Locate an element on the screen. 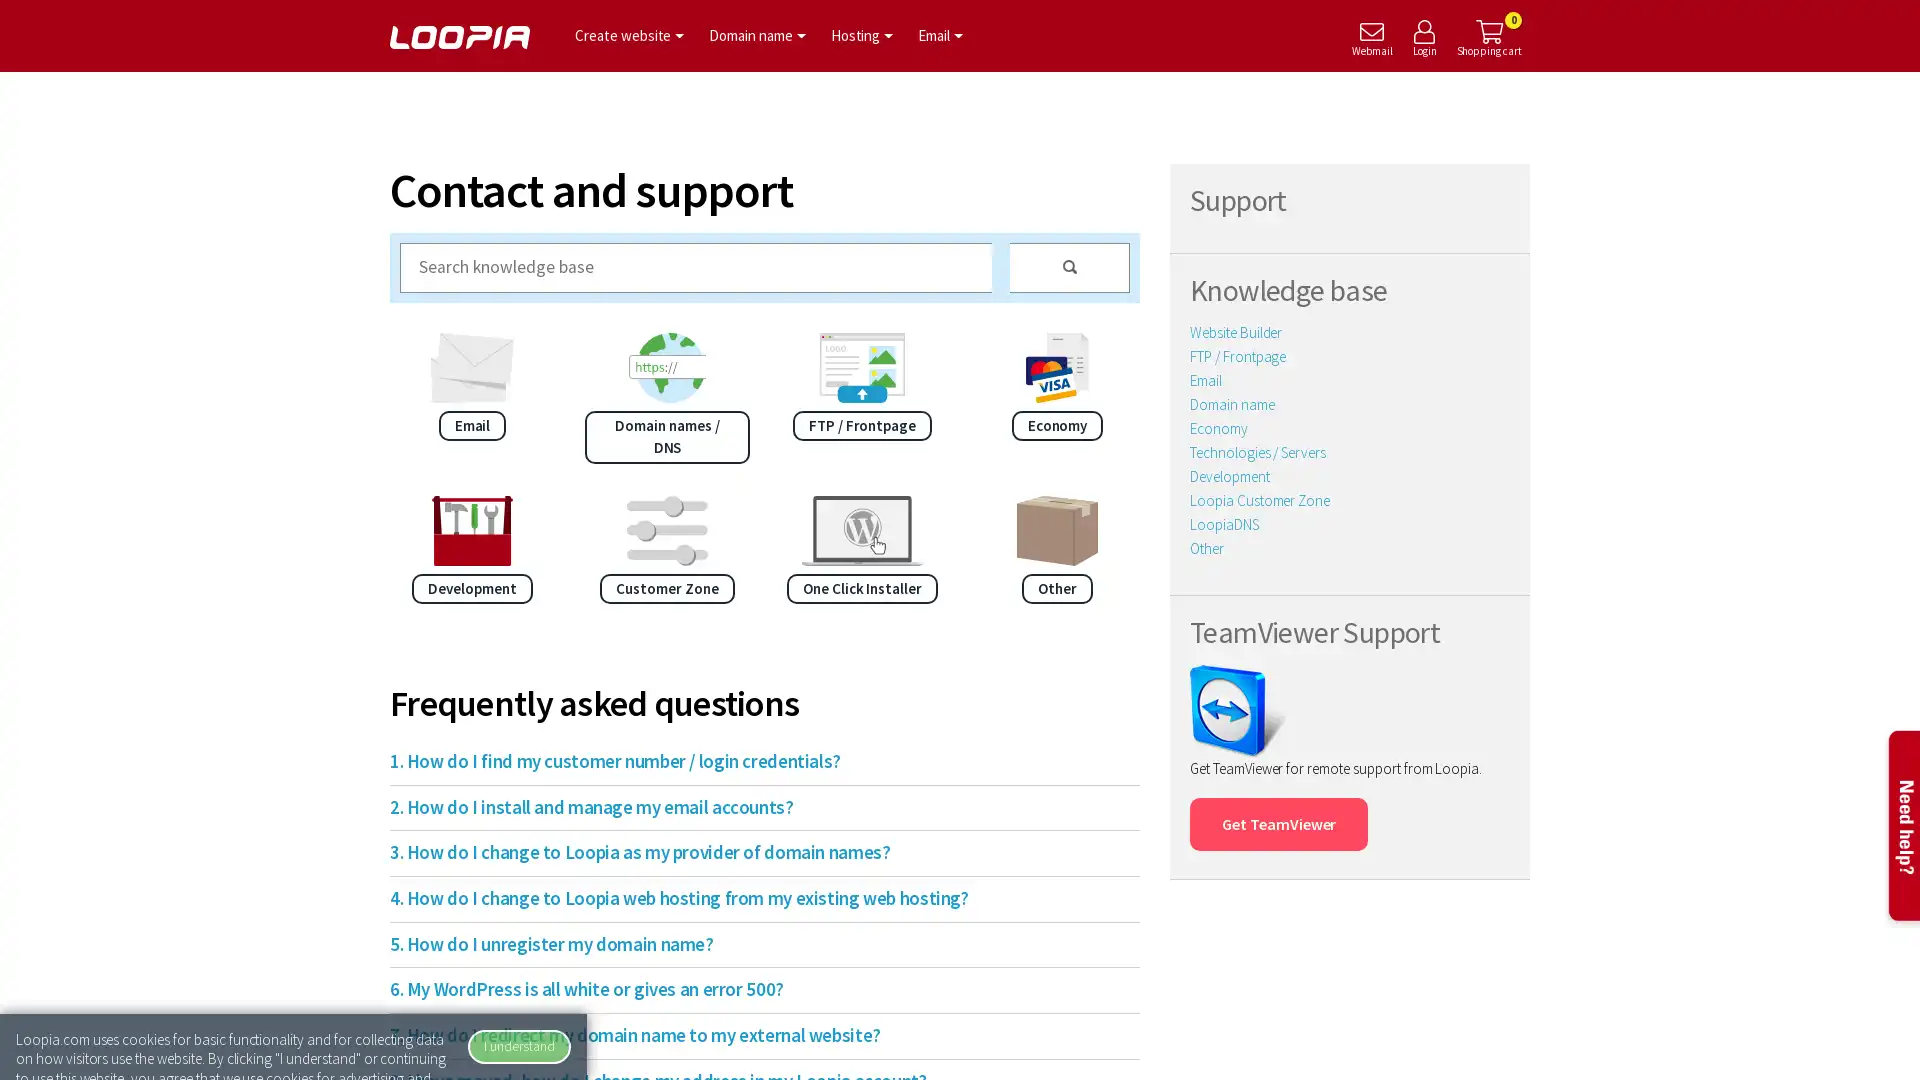  3. How do I change to Loopia as my provider of domain names? is located at coordinates (753, 852).